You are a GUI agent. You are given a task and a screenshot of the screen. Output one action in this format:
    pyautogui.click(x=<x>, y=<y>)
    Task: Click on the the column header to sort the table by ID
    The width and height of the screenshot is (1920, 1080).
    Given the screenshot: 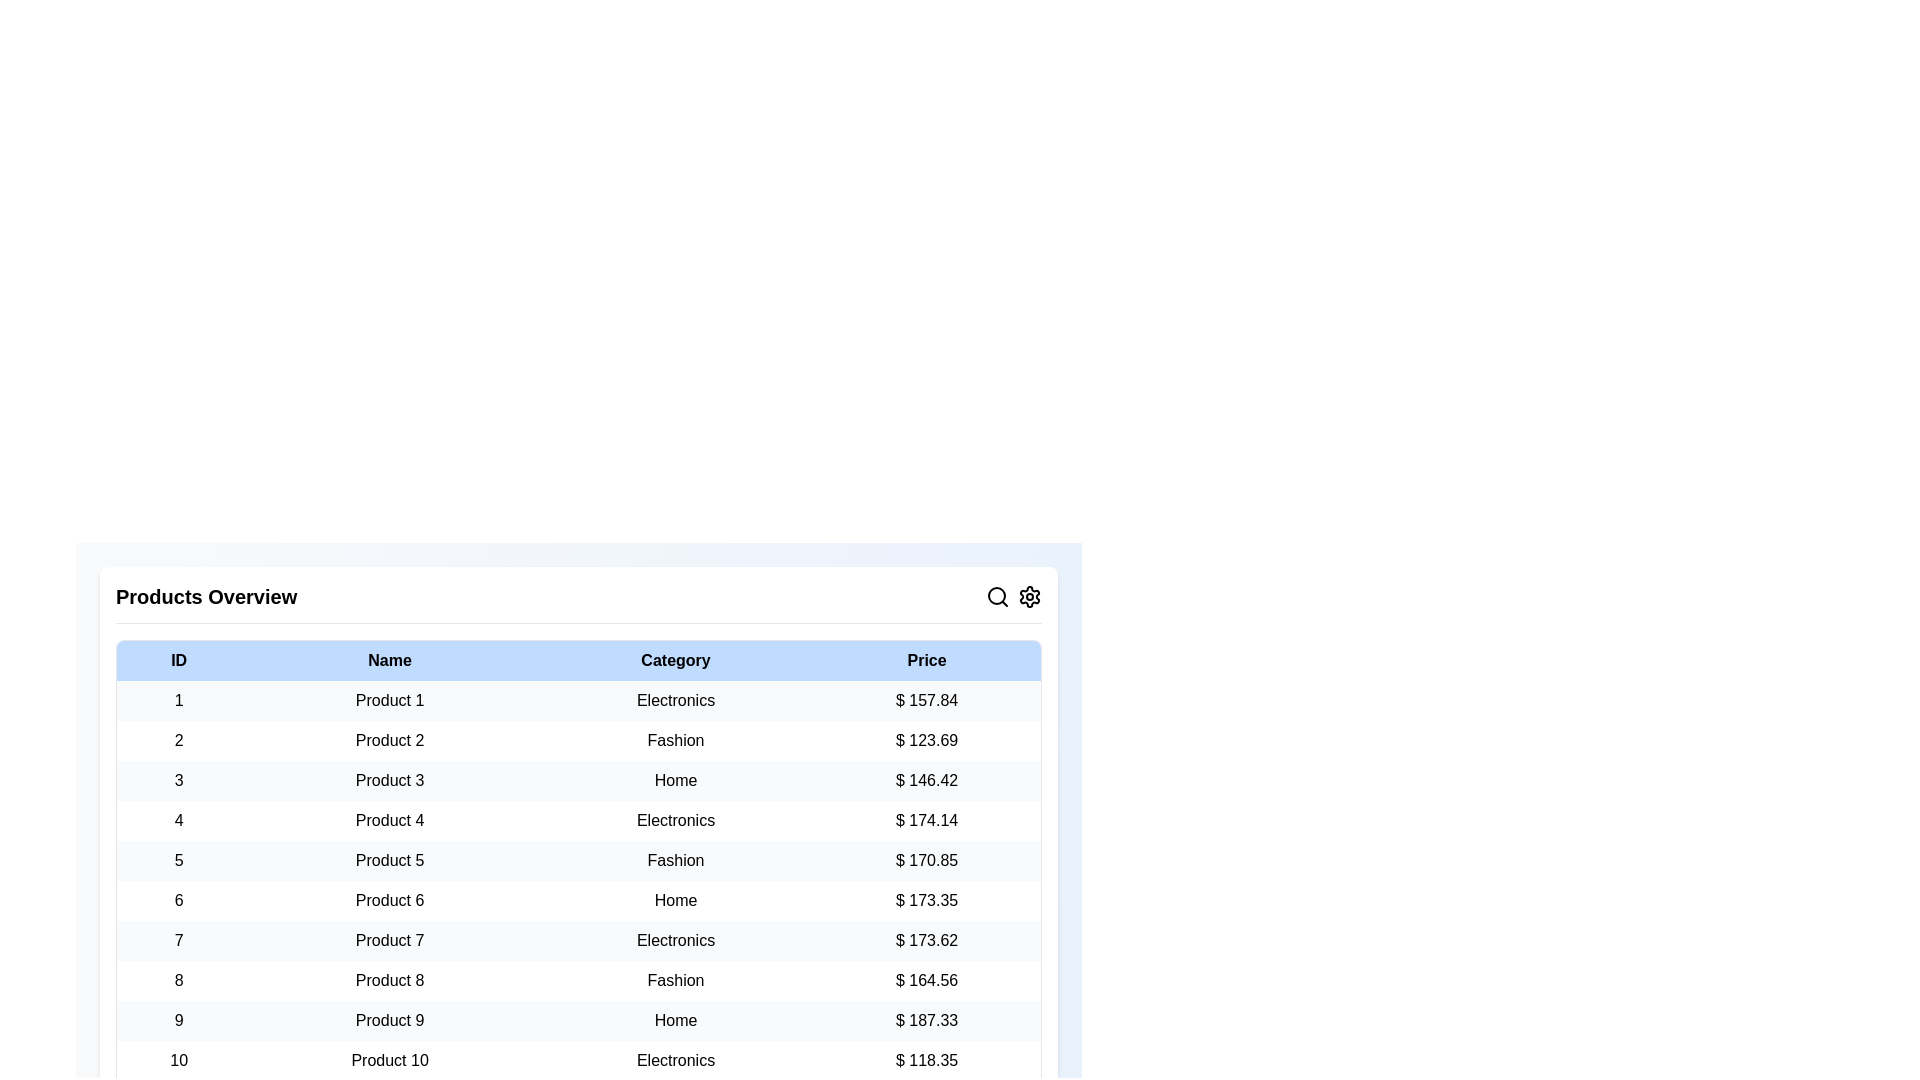 What is the action you would take?
    pyautogui.click(x=178, y=660)
    